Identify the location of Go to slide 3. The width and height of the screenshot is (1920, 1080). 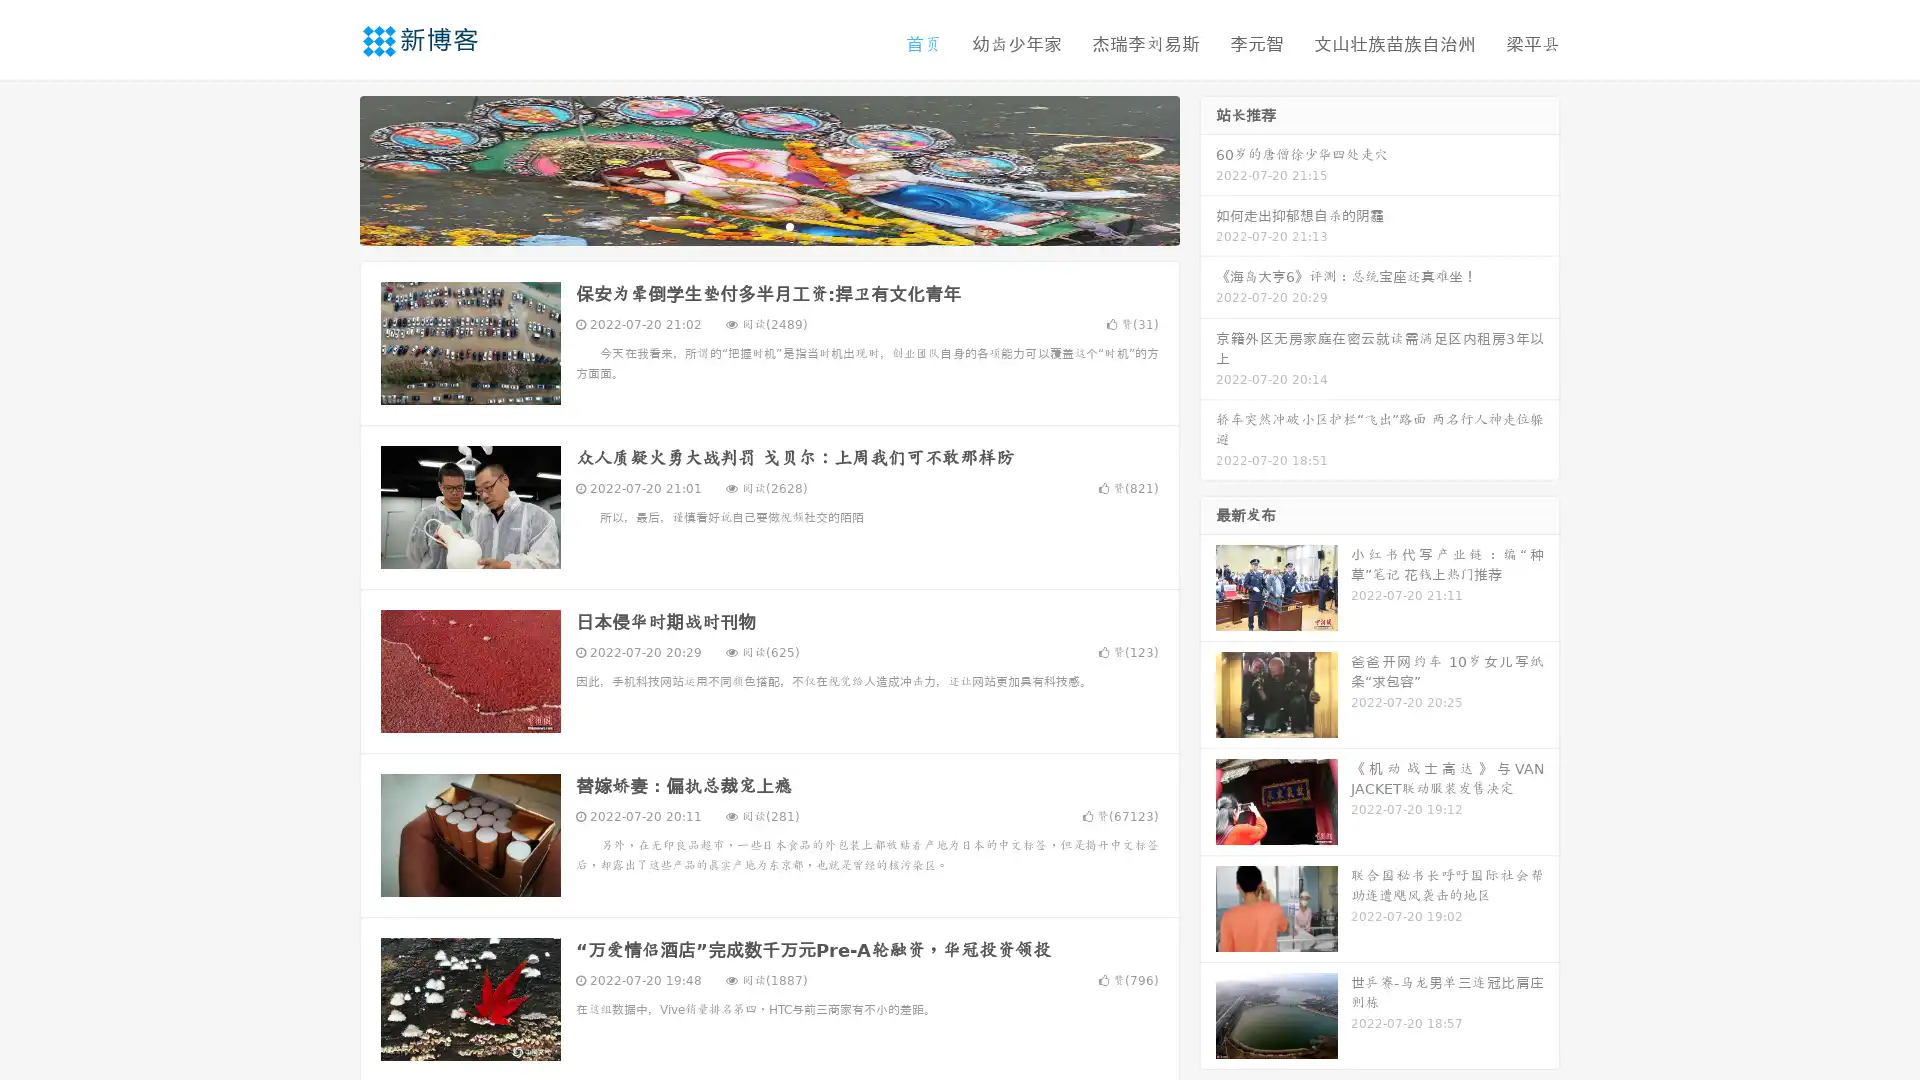
(789, 225).